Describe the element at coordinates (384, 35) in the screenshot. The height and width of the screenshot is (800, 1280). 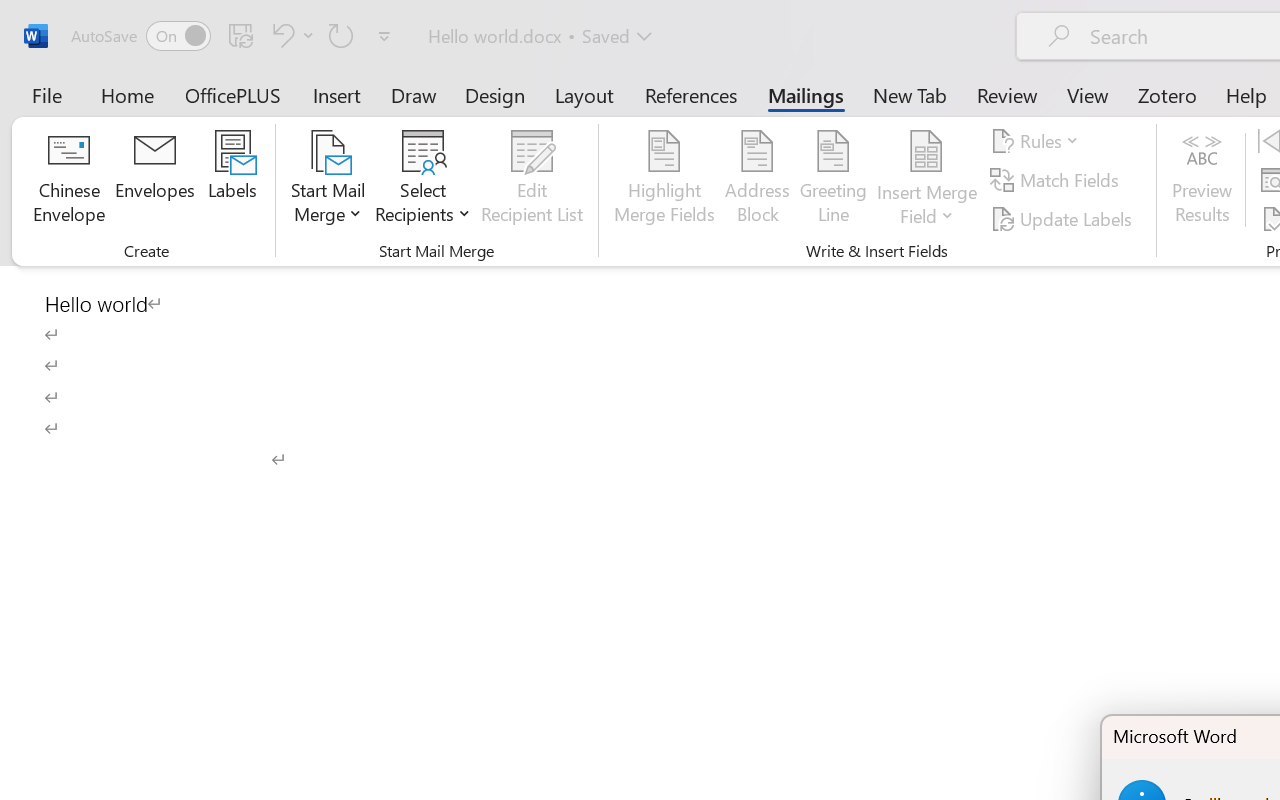
I see `'Customize Quick Access Toolbar'` at that location.